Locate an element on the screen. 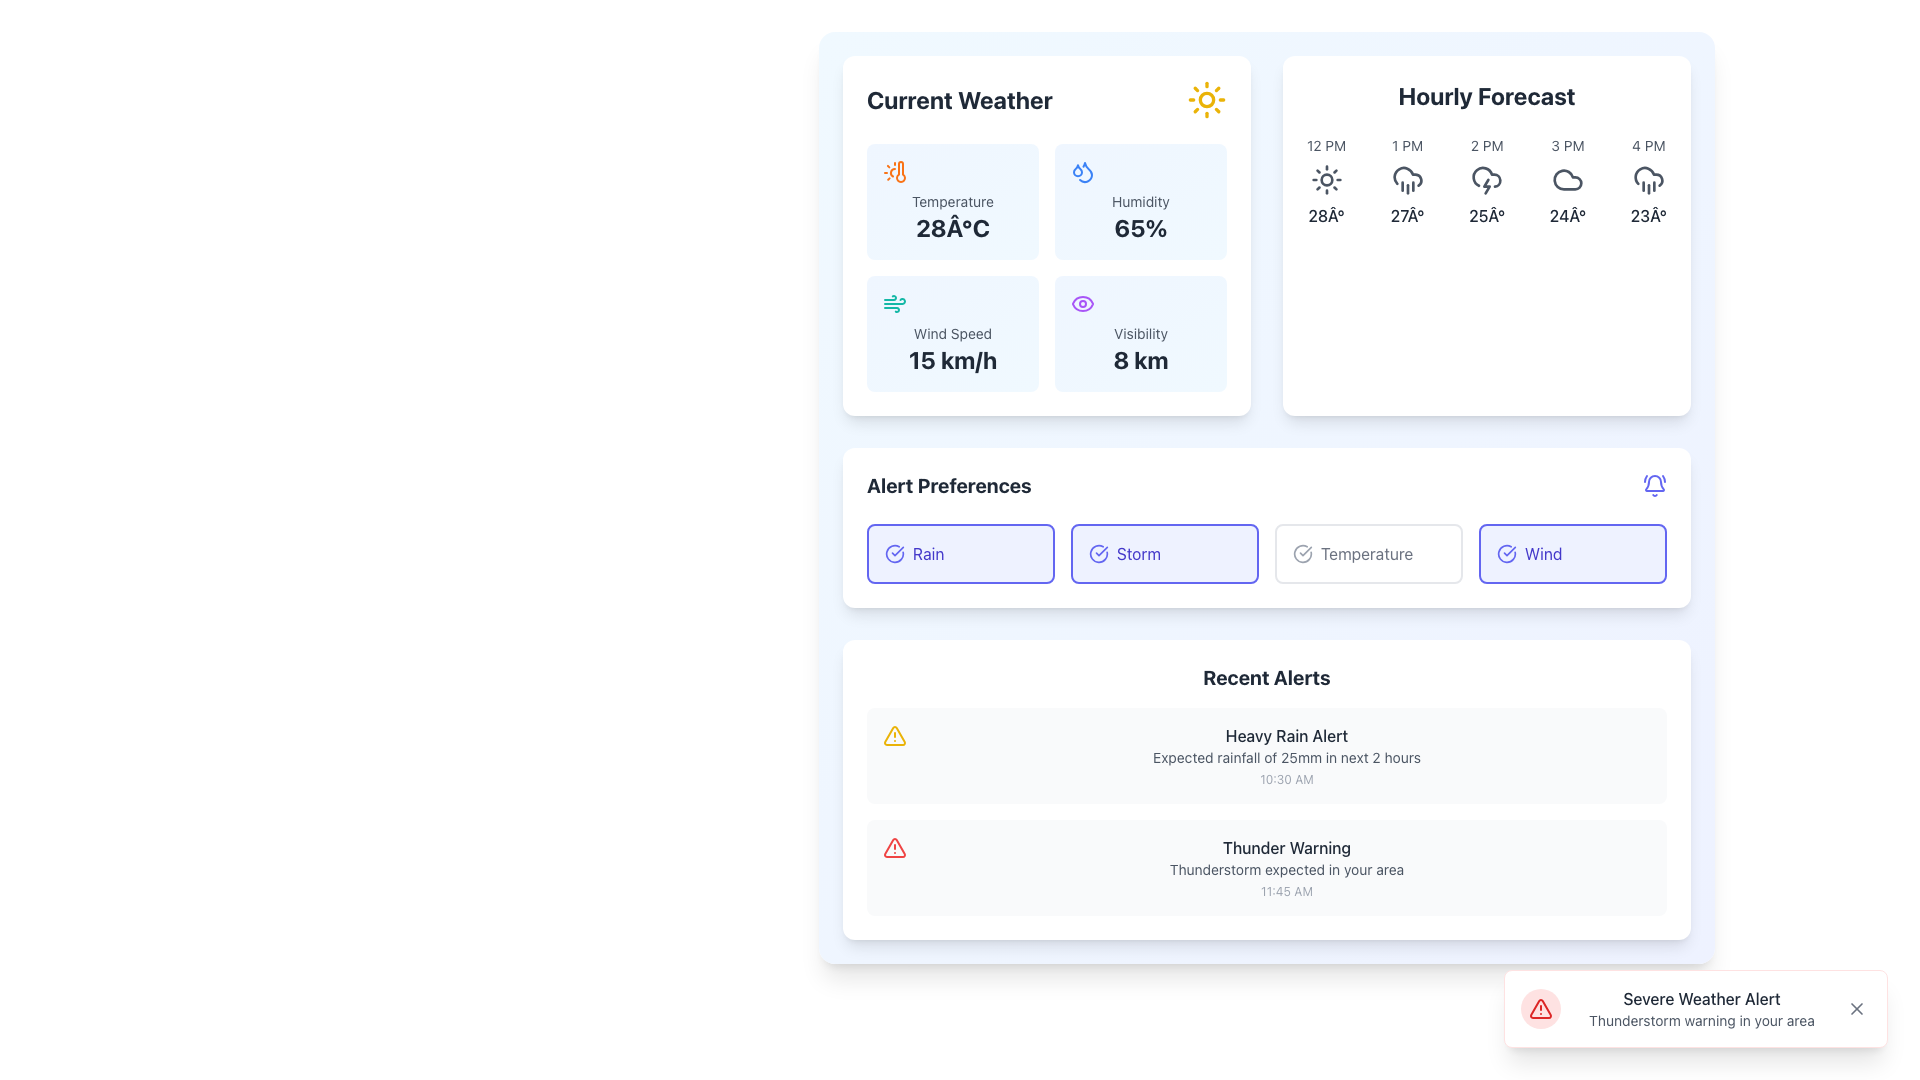 This screenshot has width=1920, height=1080. the sun-like icon representing sunny weather in the 'Current Weather' section of the interface is located at coordinates (1205, 100).